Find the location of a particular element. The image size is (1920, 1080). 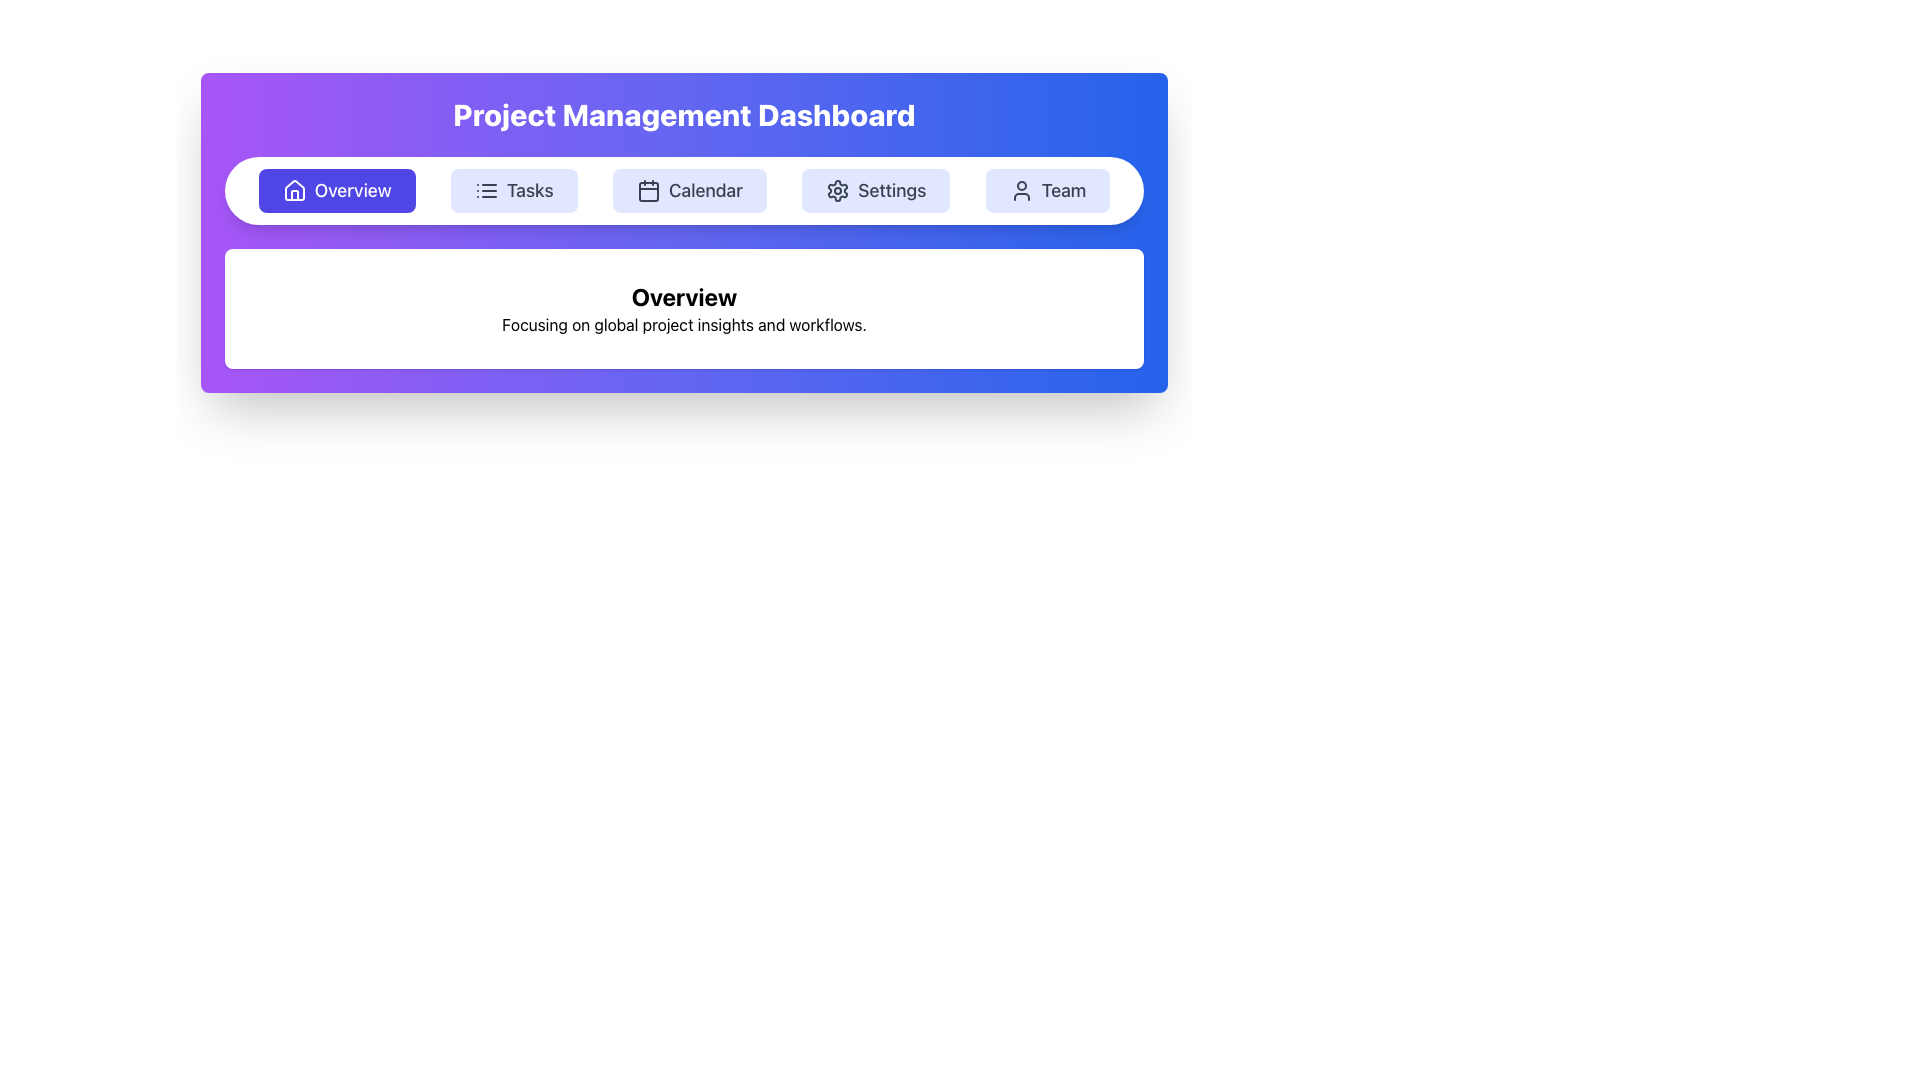

the calendar icon button located in the navigation bar, which is labeled 'Calendar' is located at coordinates (648, 191).